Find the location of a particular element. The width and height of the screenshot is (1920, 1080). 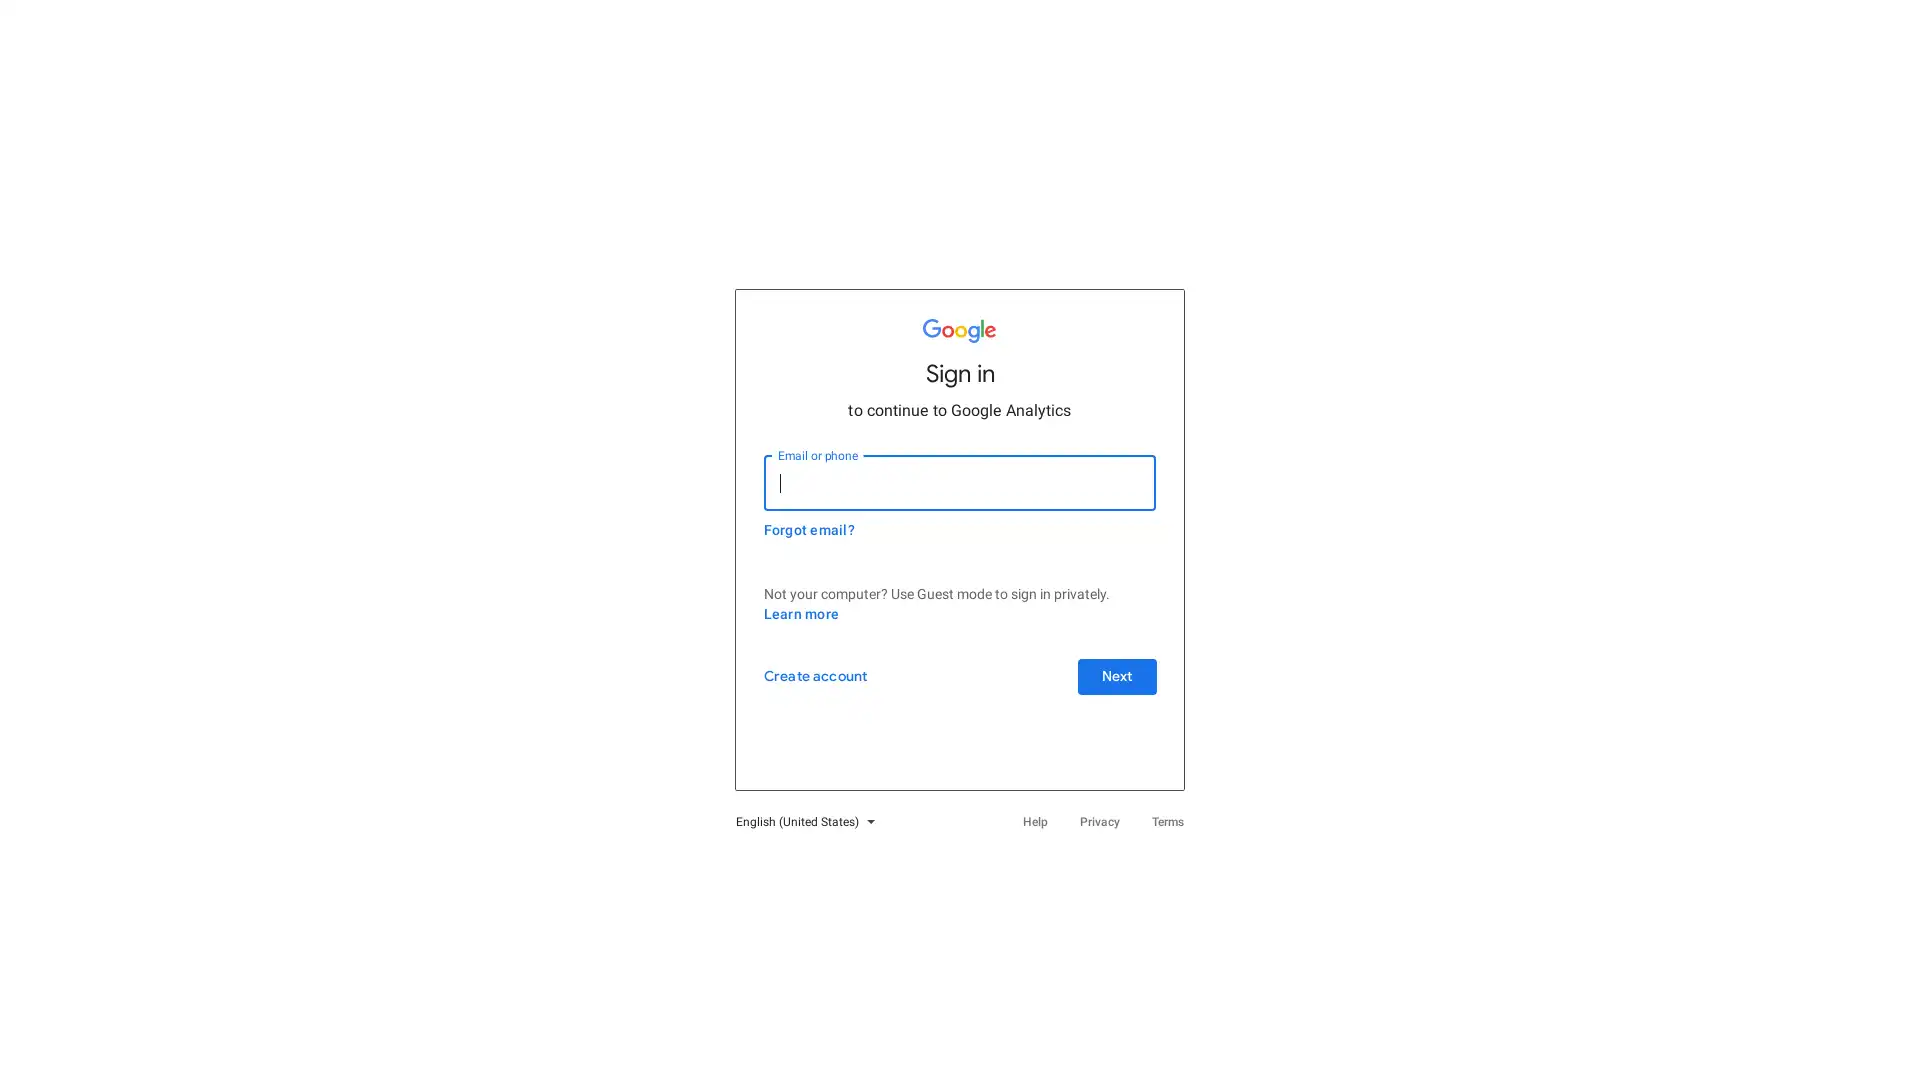

Forgot email? is located at coordinates (821, 547).